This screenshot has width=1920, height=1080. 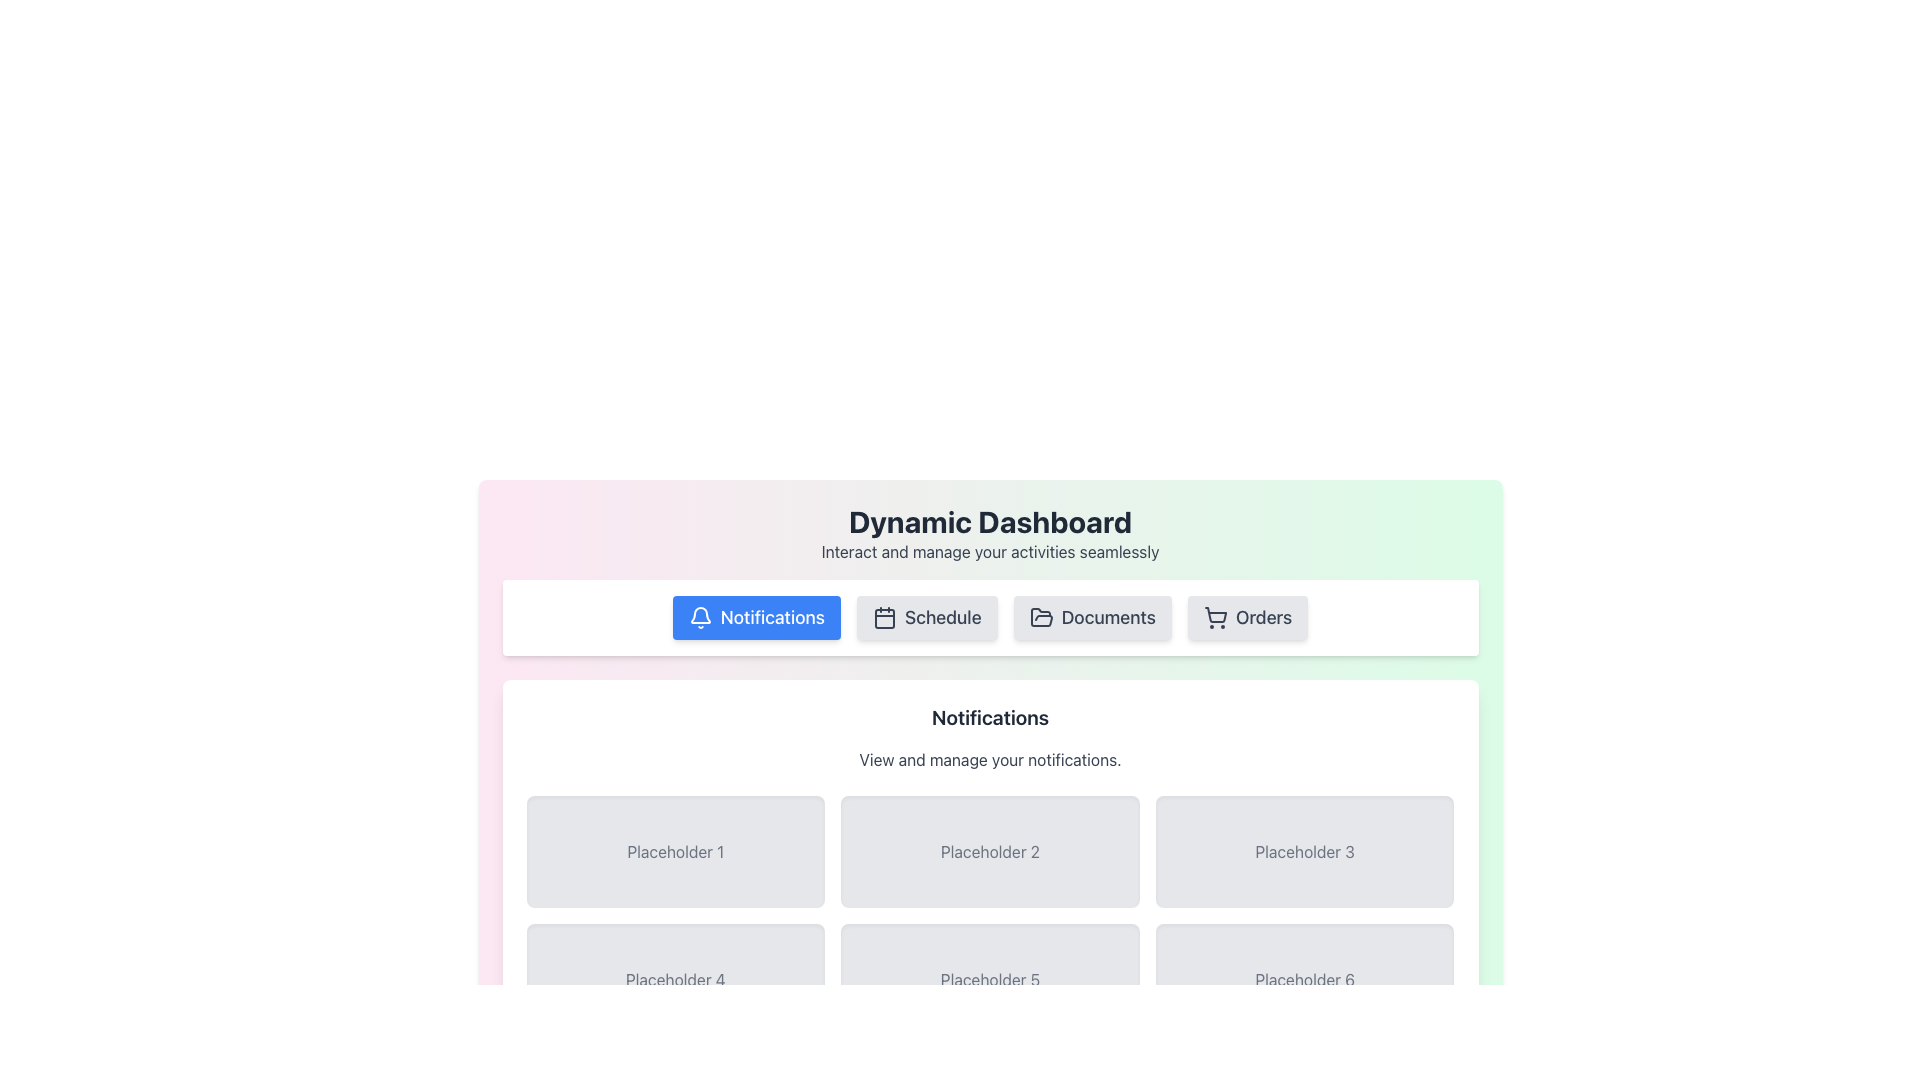 What do you see at coordinates (1263, 616) in the screenshot?
I see `the 'Orders' text label located in the navigation bar` at bounding box center [1263, 616].